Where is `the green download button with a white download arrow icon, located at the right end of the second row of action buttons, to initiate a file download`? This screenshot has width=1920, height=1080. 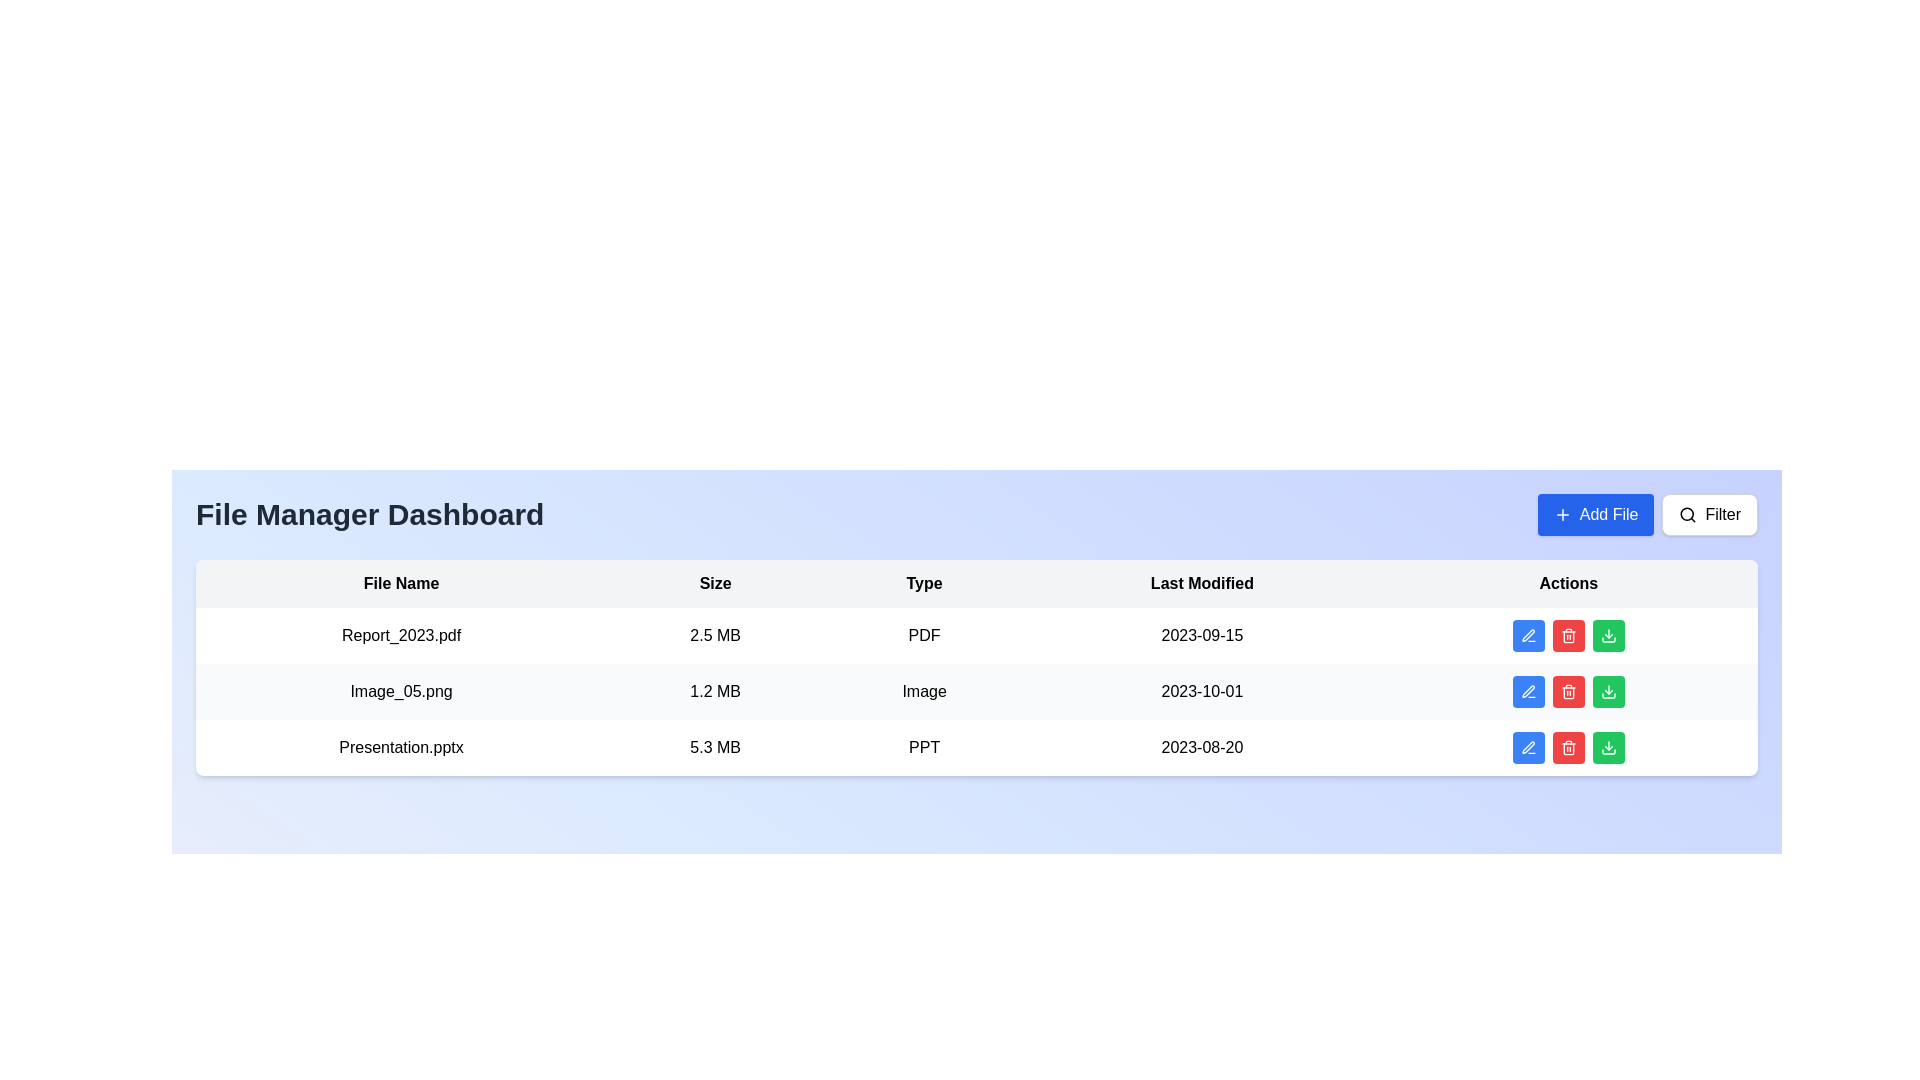
the green download button with a white download arrow icon, located at the right end of the second row of action buttons, to initiate a file download is located at coordinates (1608, 690).